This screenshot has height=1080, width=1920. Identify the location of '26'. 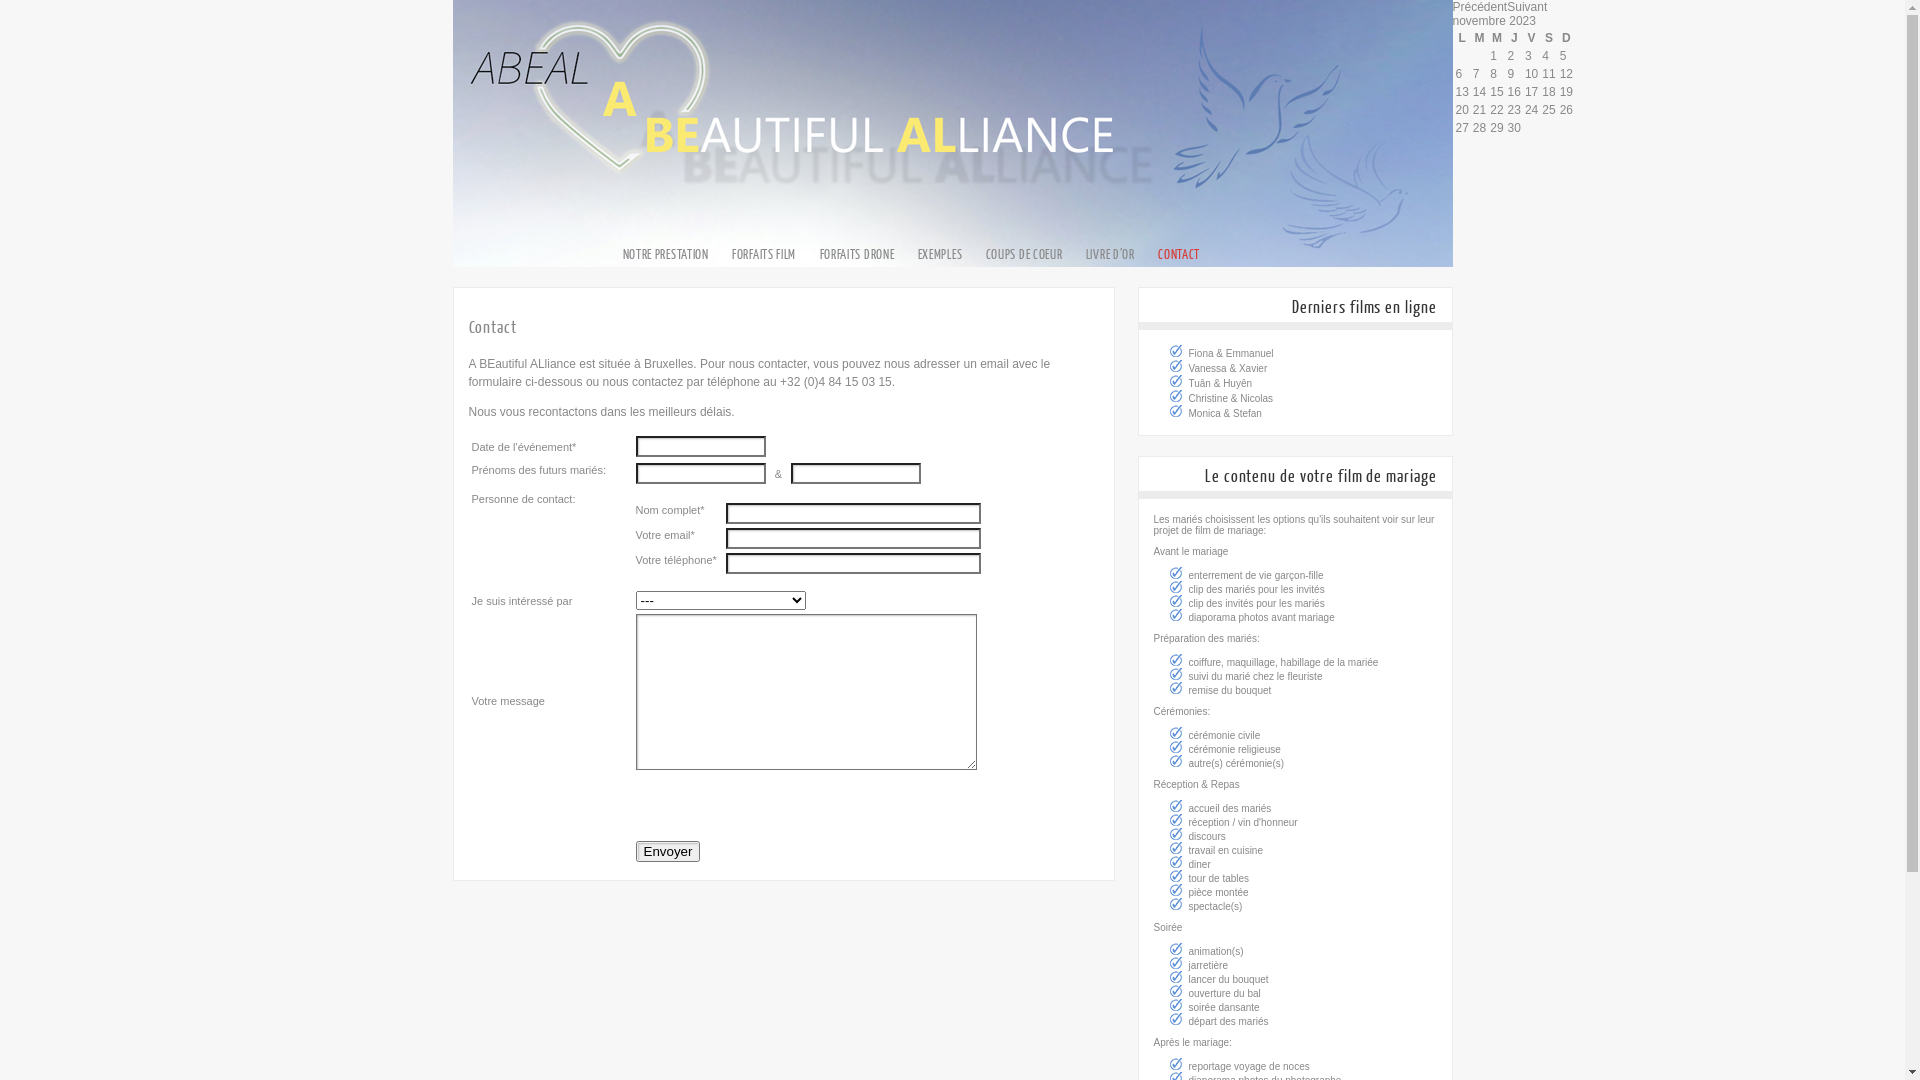
(1565, 110).